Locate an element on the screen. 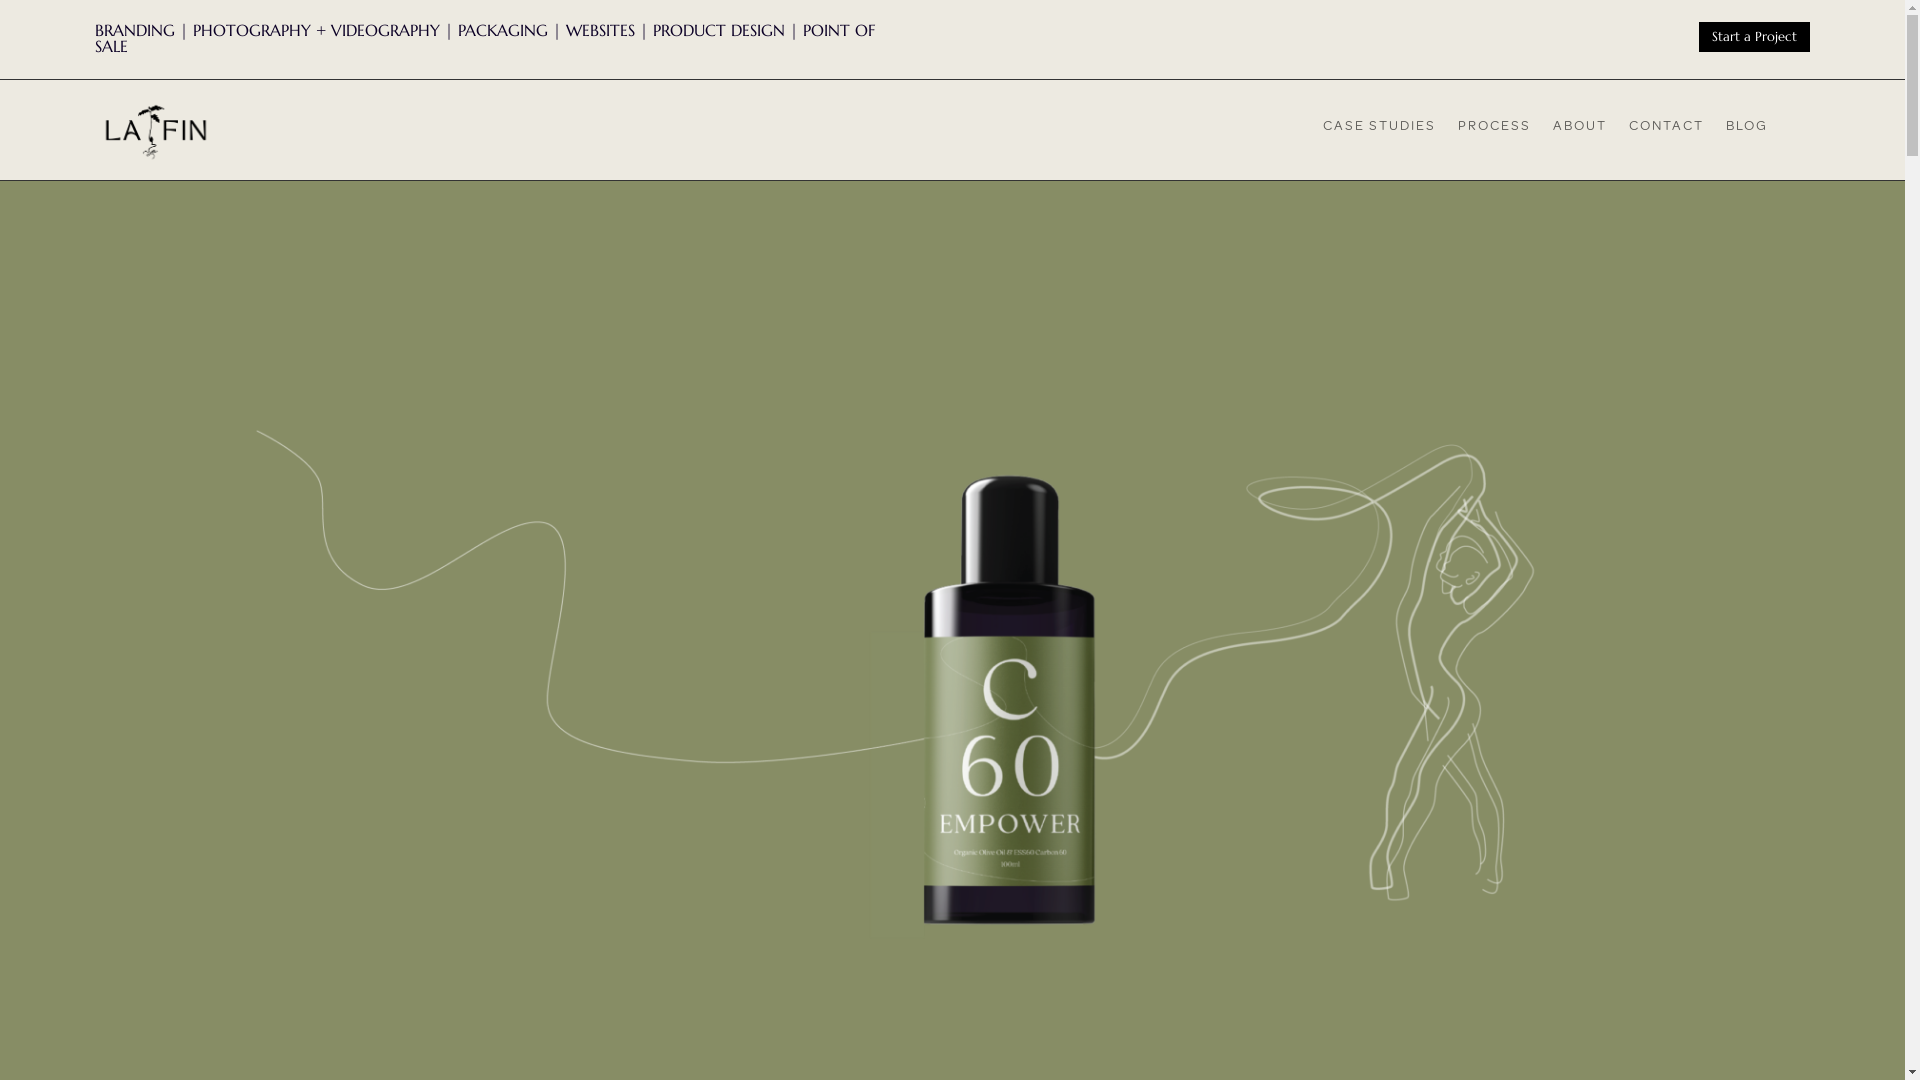 This screenshot has height=1080, width=1920. 'CASE STUDIES' is located at coordinates (1378, 131).